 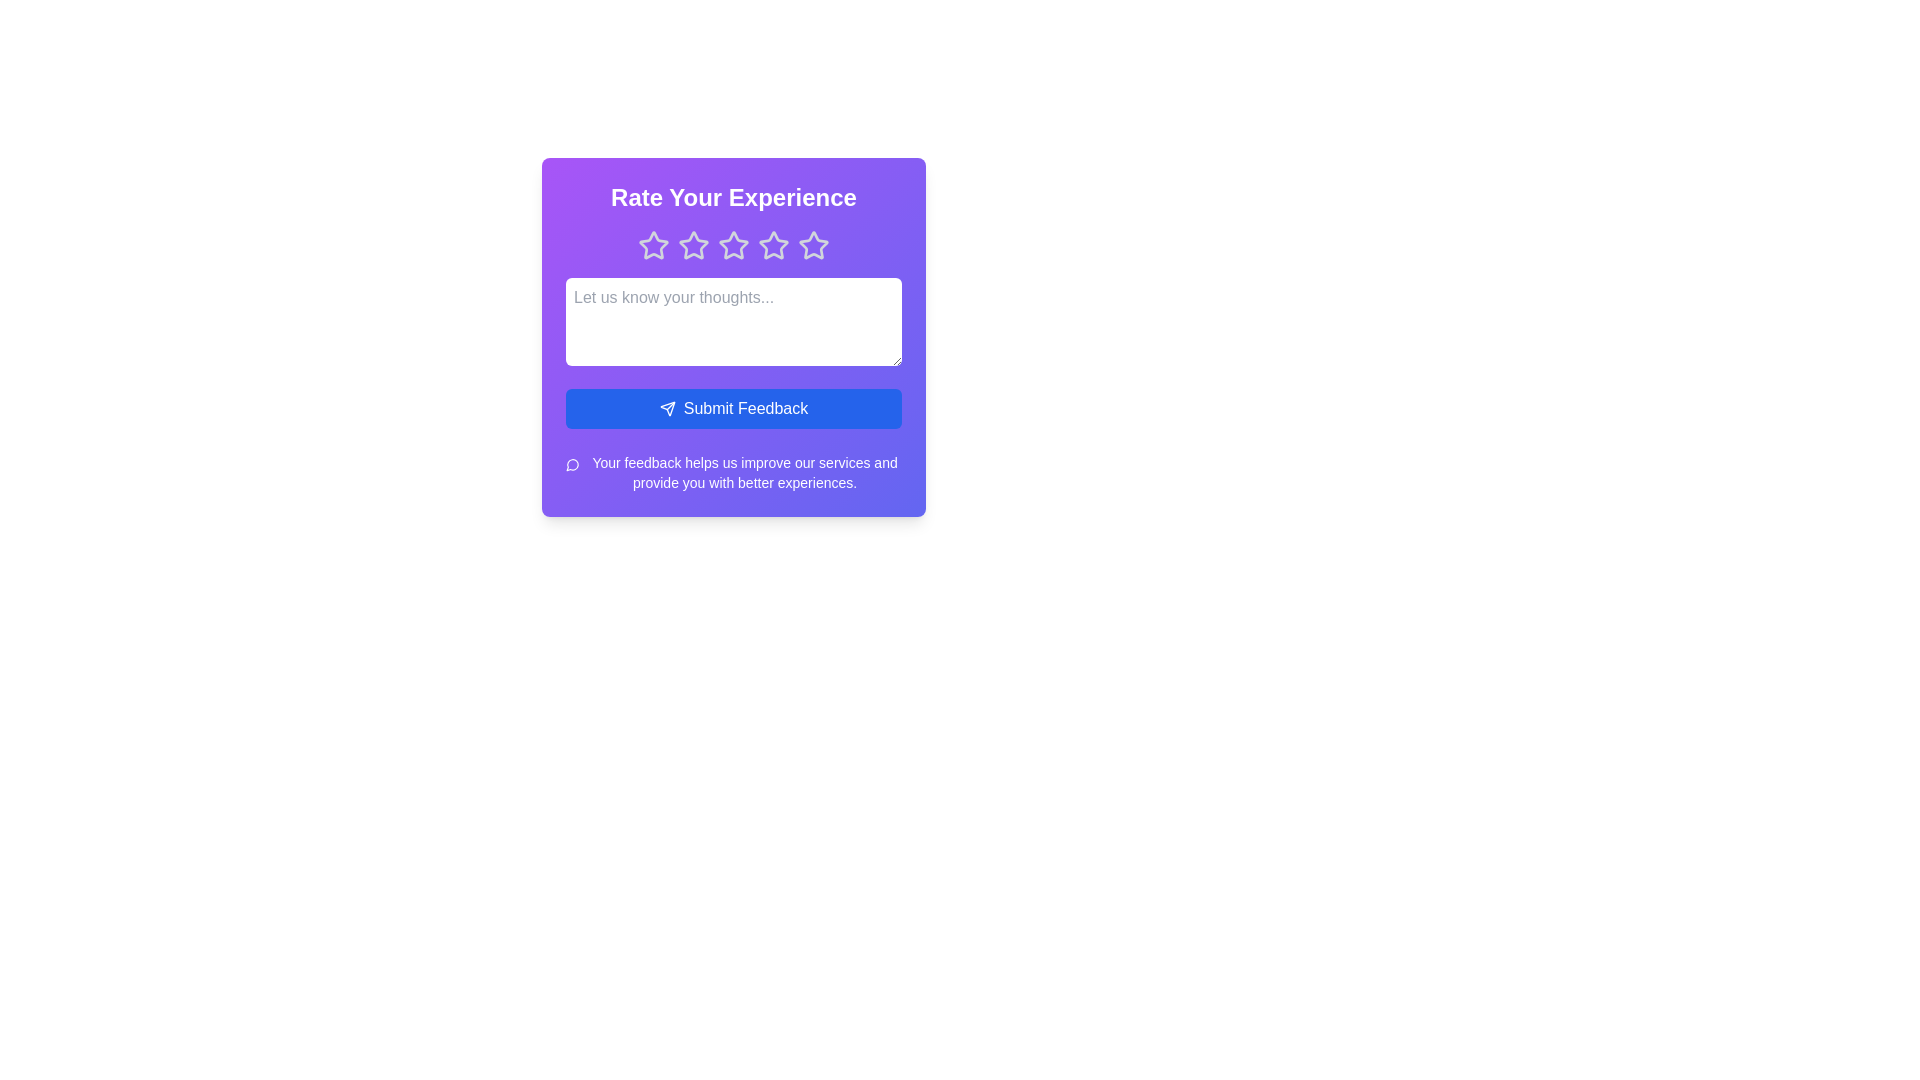 What do you see at coordinates (653, 244) in the screenshot?
I see `the first star in the star rating system to indicate selection for a one-star rating` at bounding box center [653, 244].